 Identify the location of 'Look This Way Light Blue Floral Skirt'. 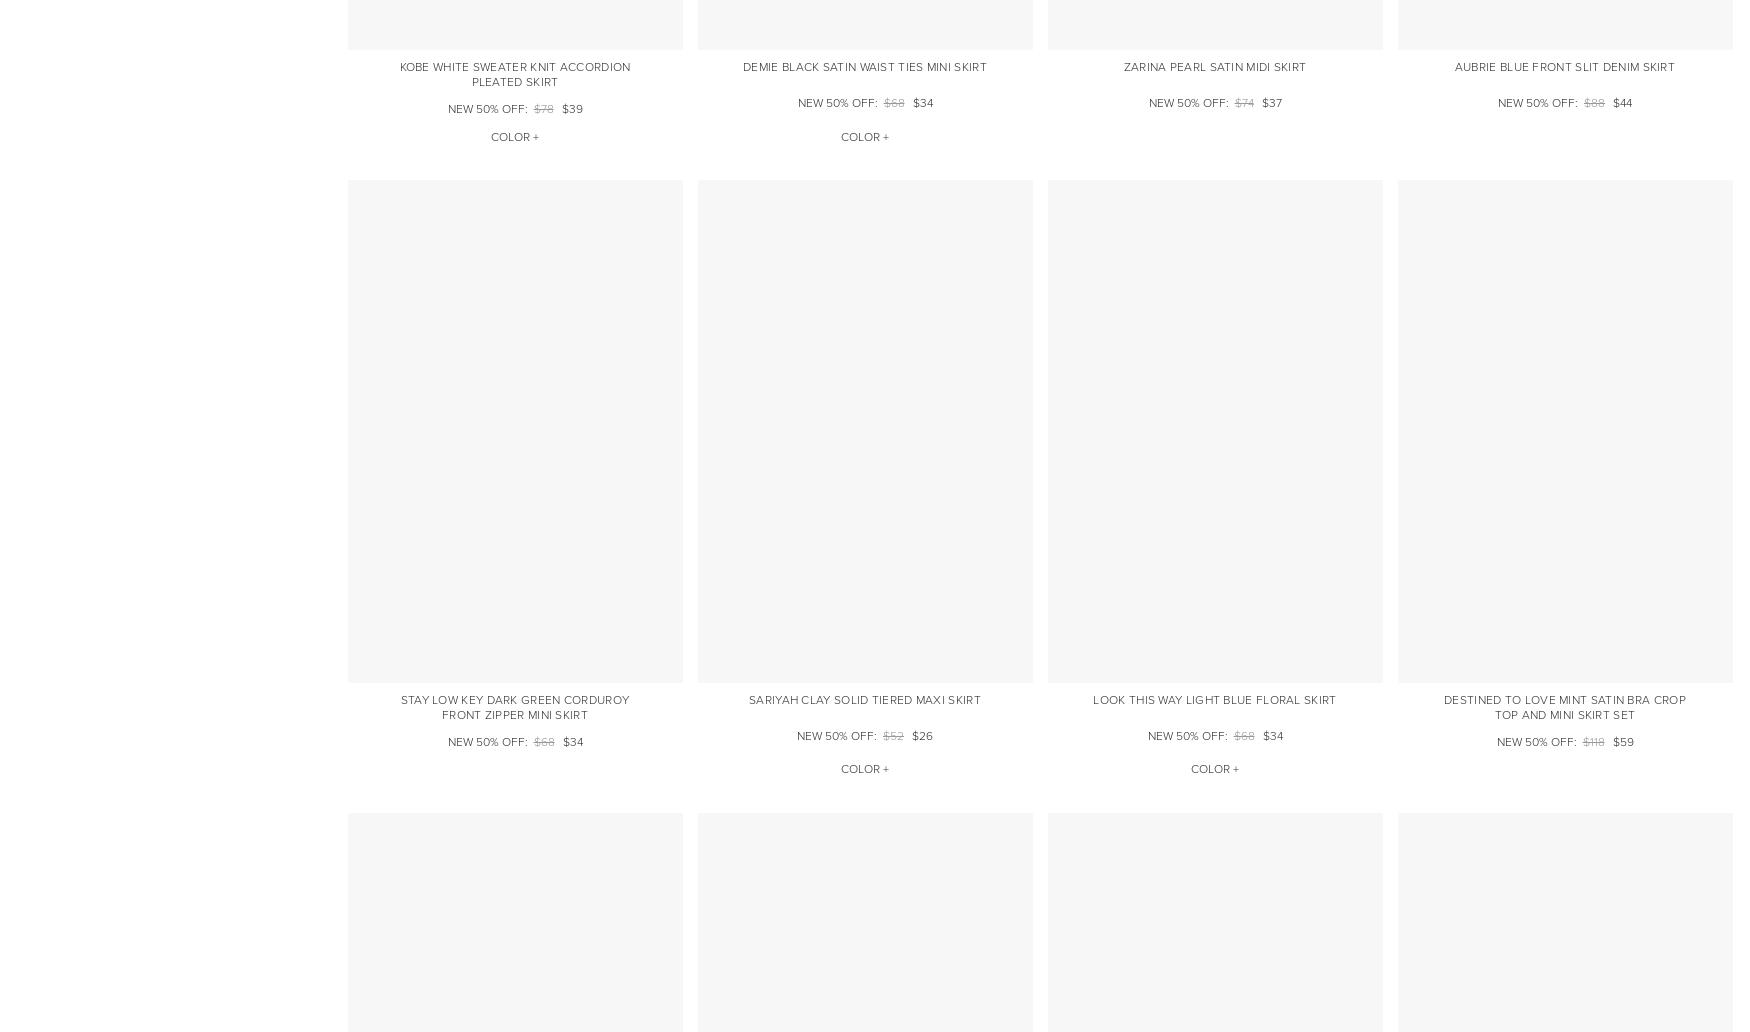
(1093, 698).